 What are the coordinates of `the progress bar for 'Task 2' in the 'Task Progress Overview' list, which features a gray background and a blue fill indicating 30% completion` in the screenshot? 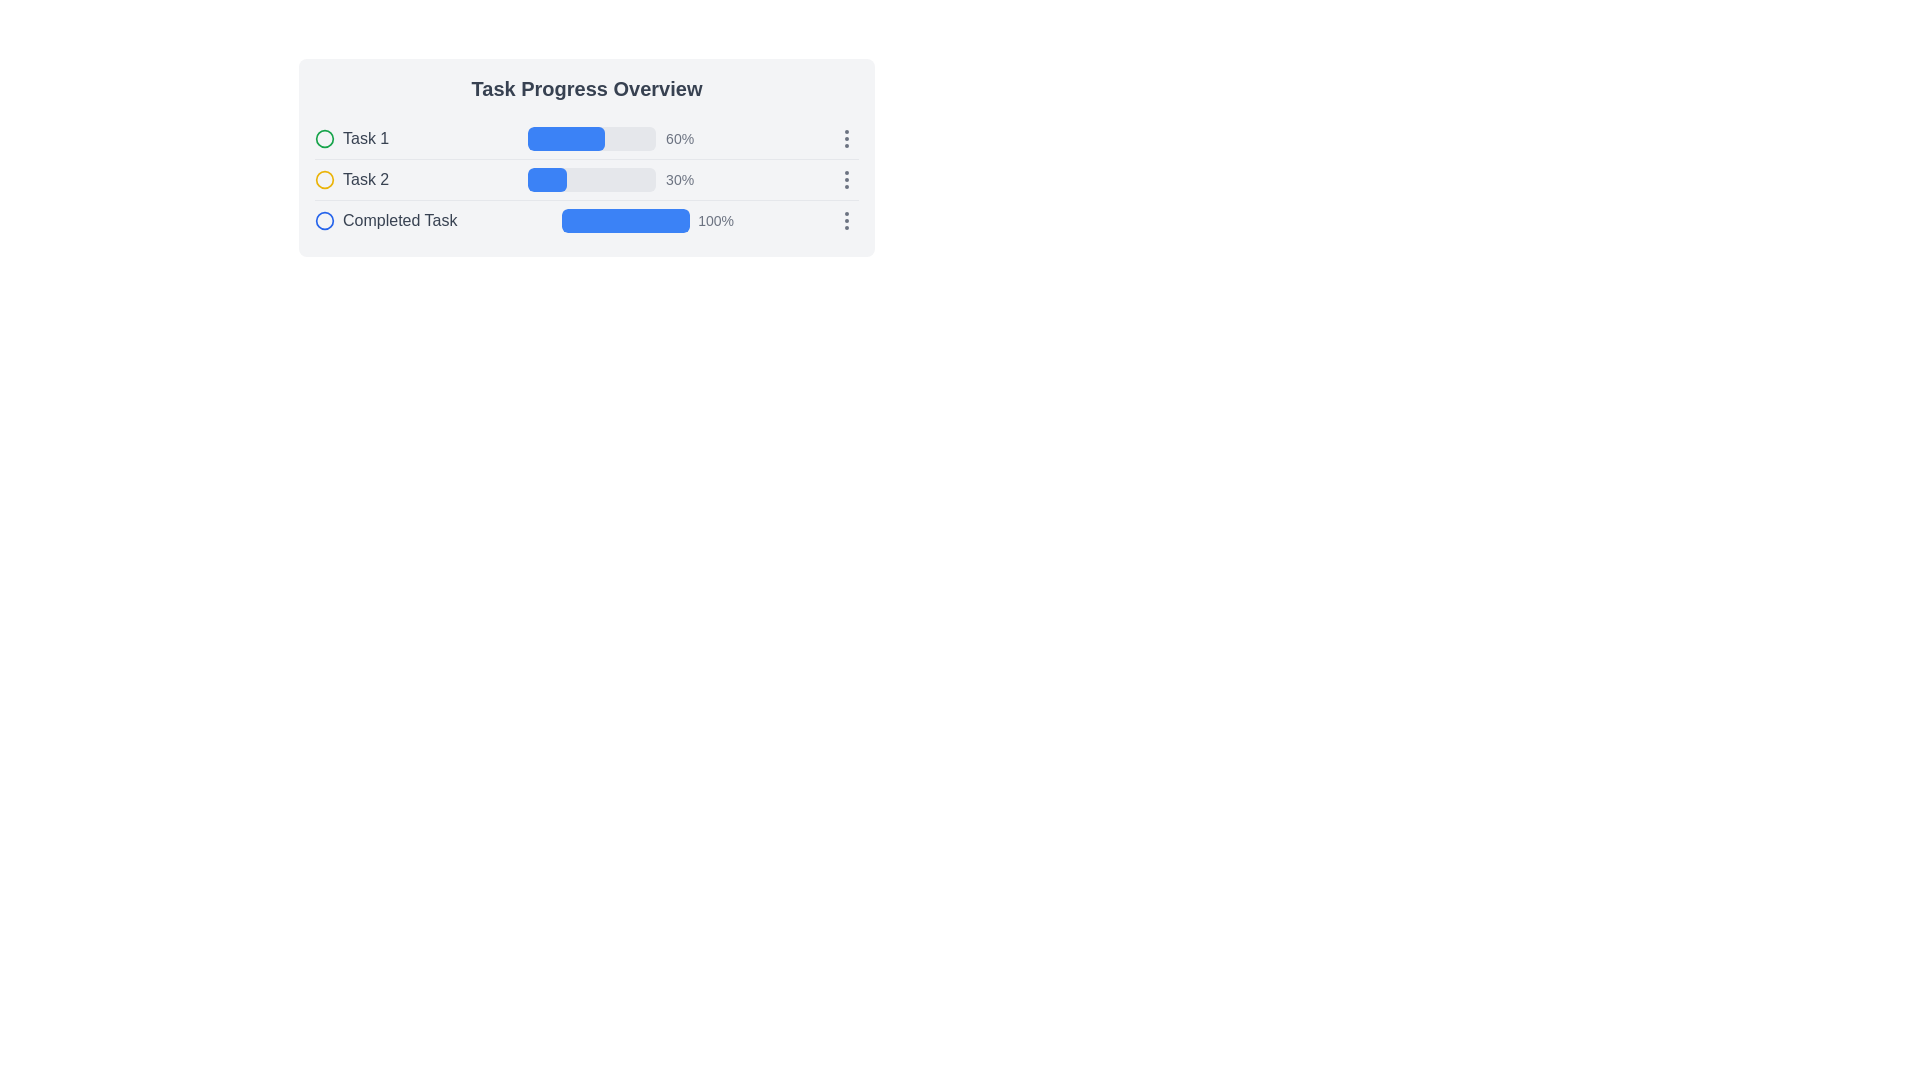 It's located at (591, 180).